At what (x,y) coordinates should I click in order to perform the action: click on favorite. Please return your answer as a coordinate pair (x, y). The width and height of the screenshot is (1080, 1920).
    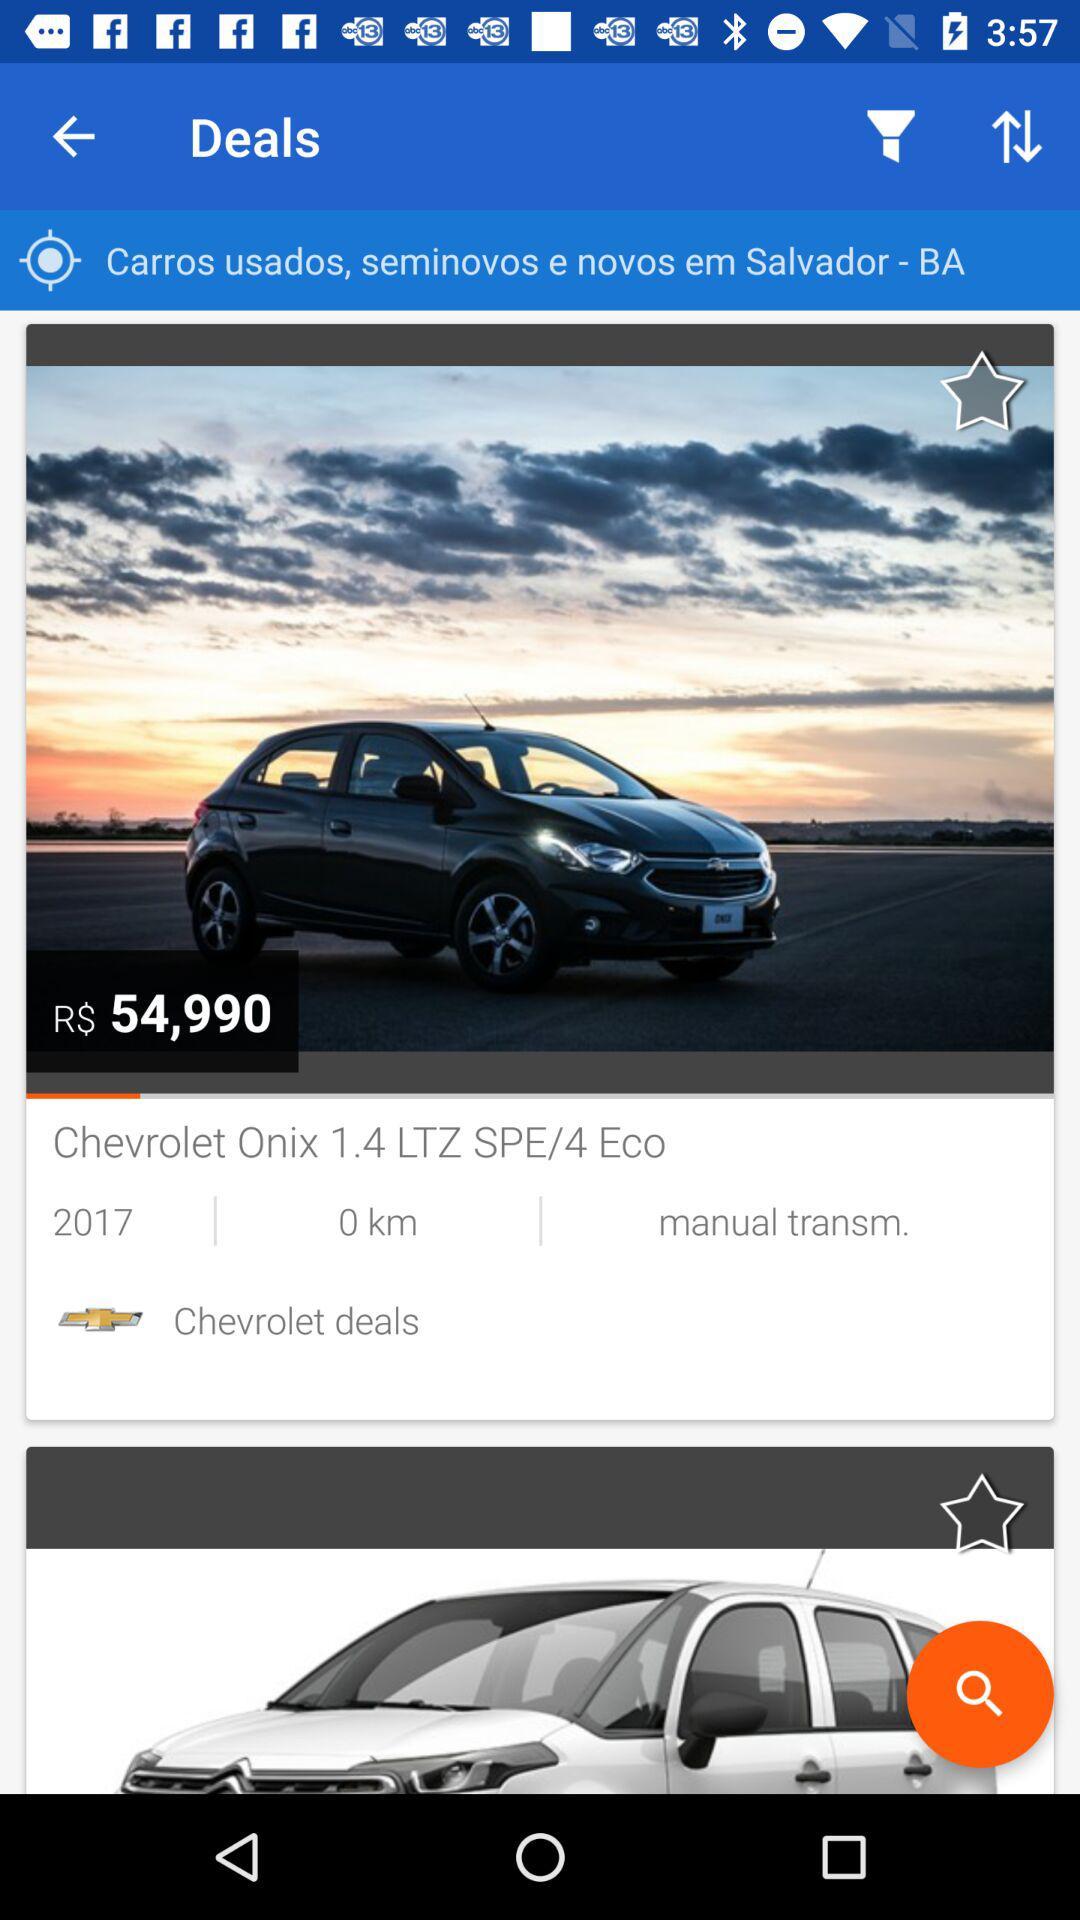
    Looking at the image, I should click on (982, 390).